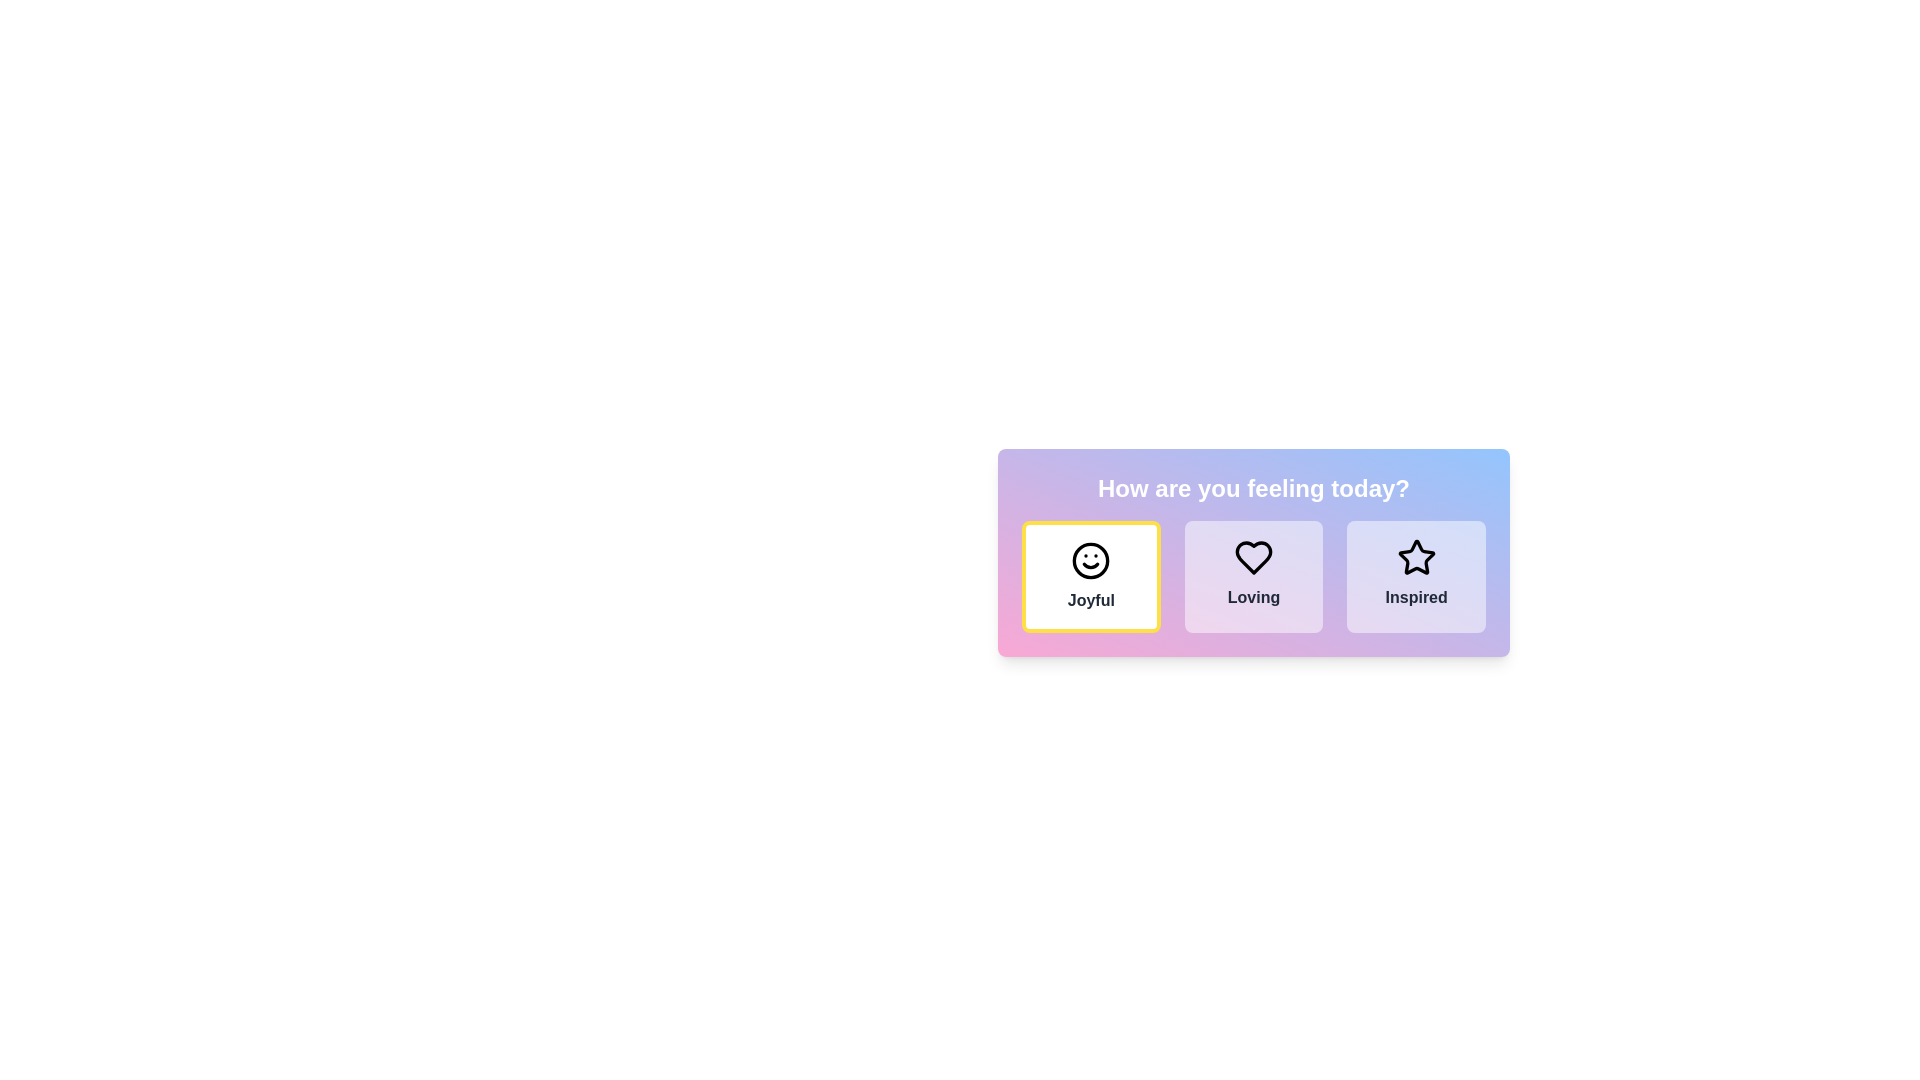 The image size is (1920, 1080). What do you see at coordinates (1252, 577) in the screenshot?
I see `the second button in the group of three, which represents the feeling 'Loving'` at bounding box center [1252, 577].